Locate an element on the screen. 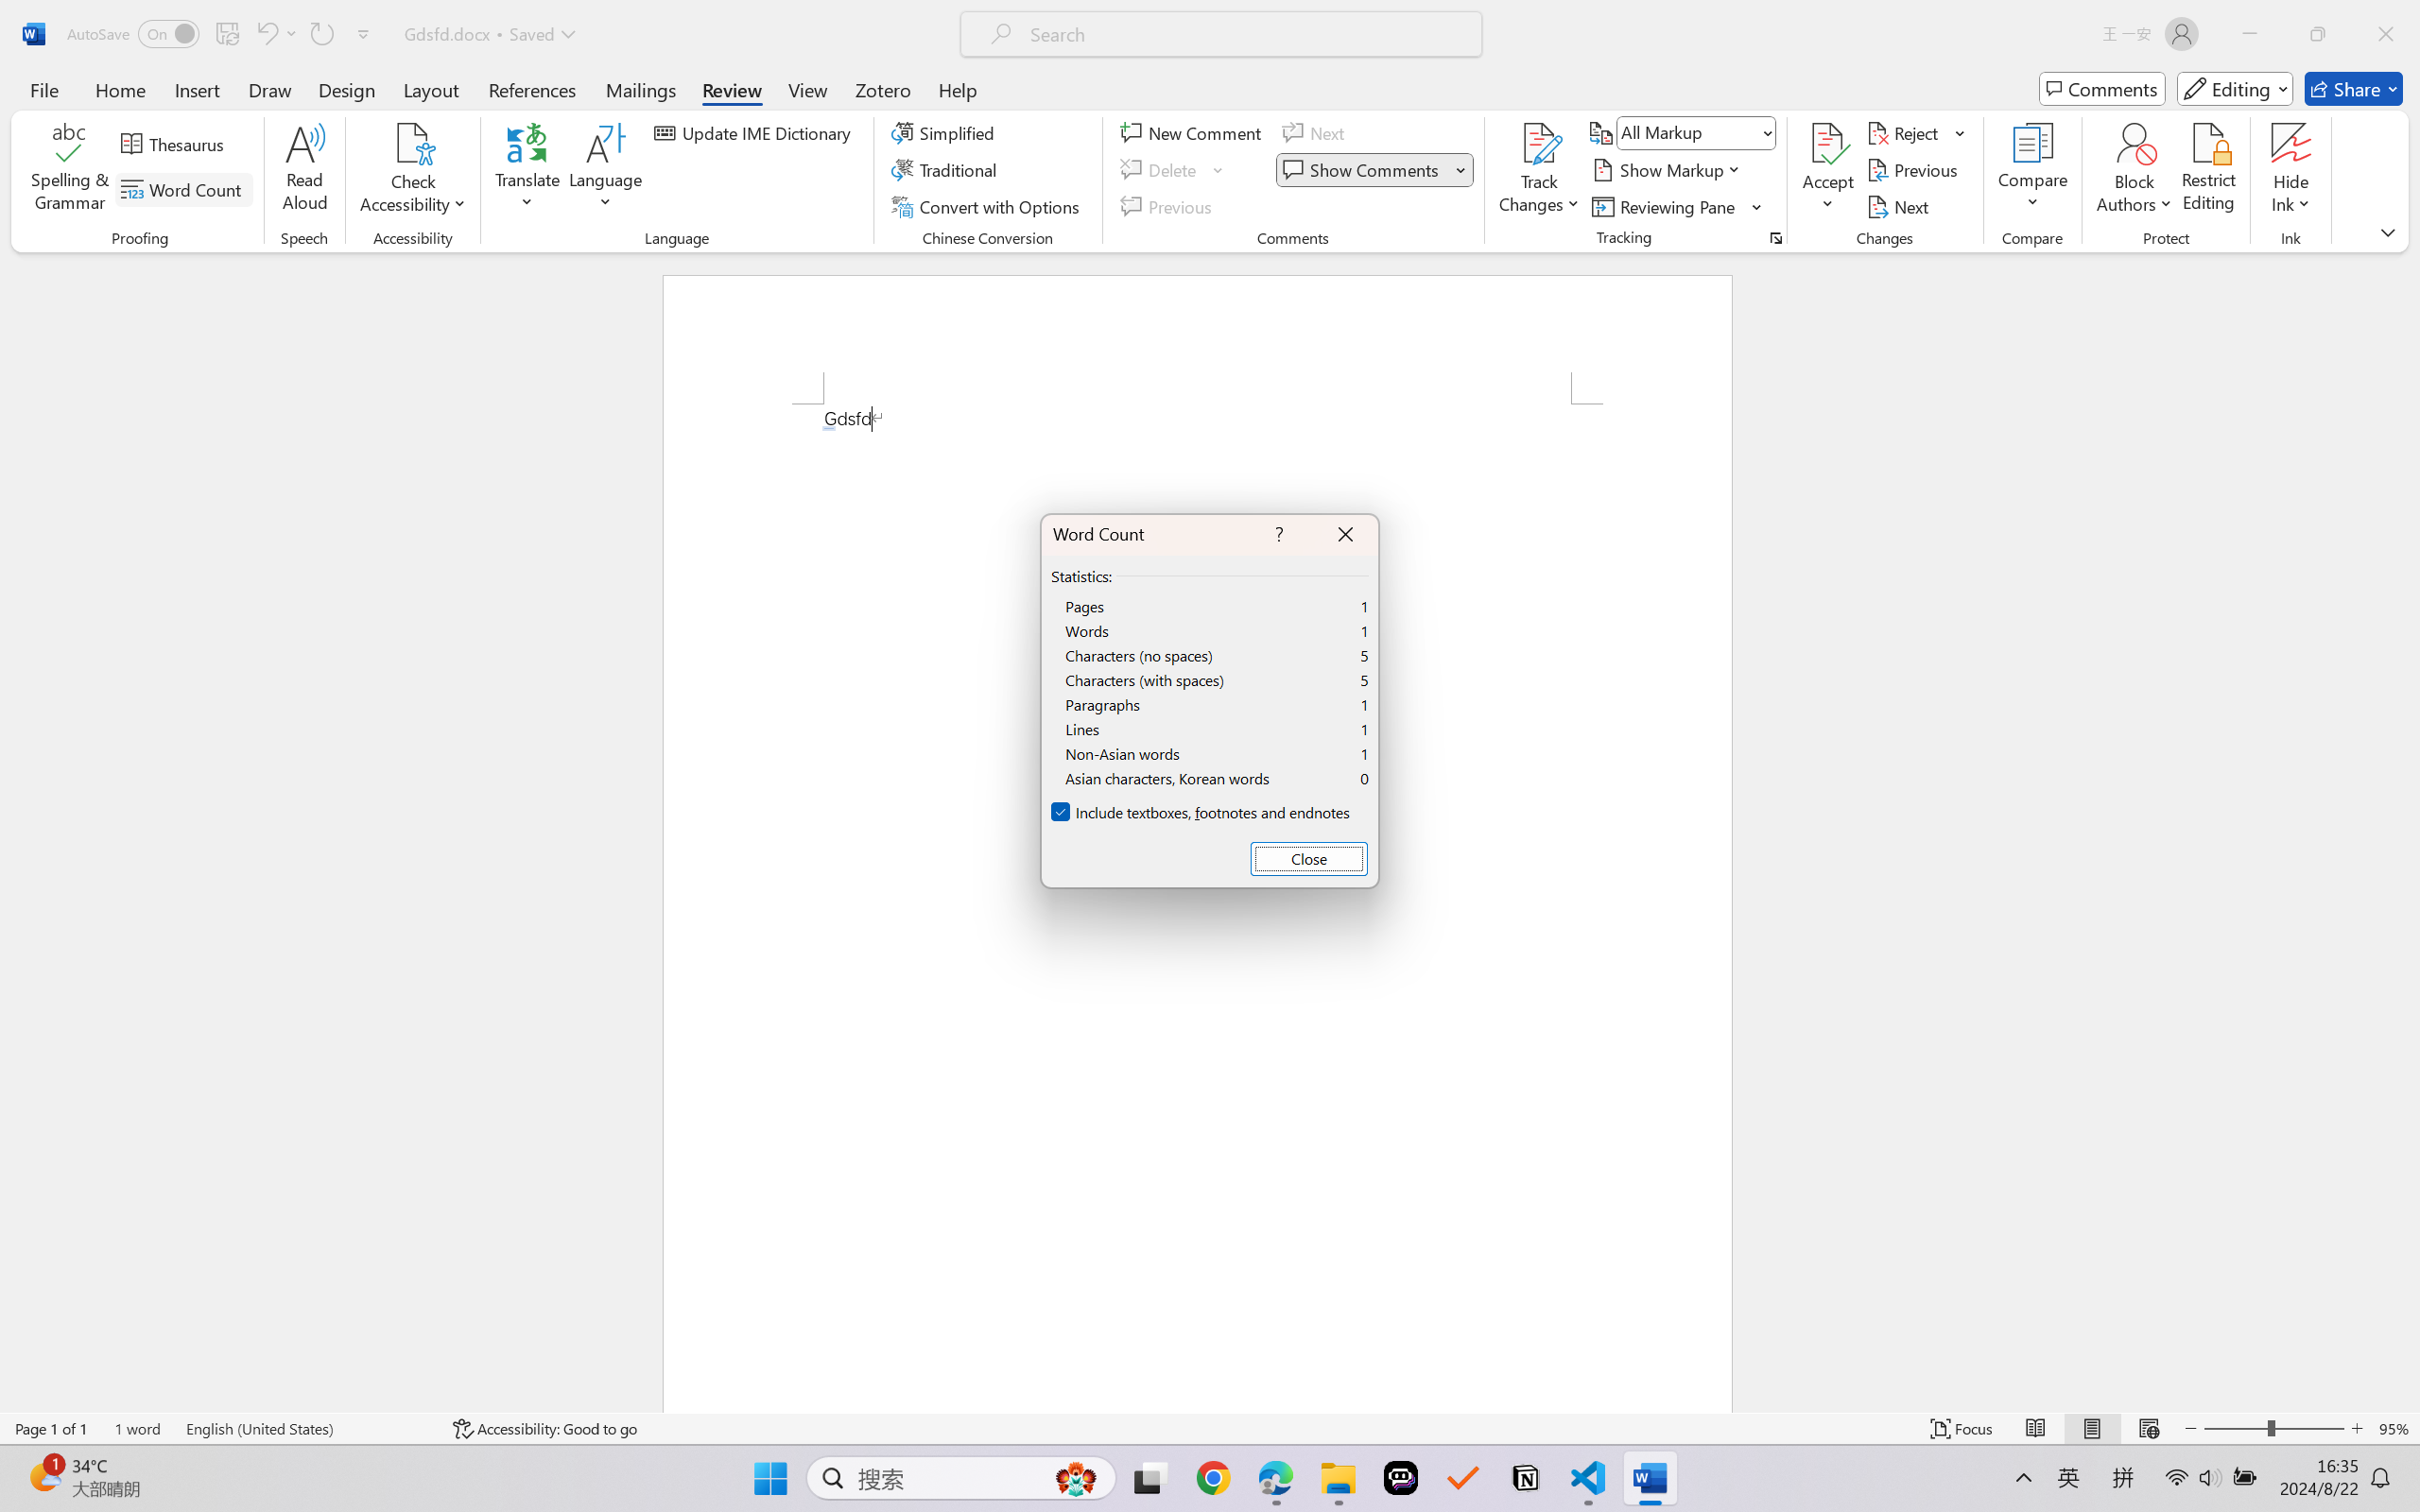 This screenshot has width=2420, height=1512. 'Block Authors' is located at coordinates (2133, 143).